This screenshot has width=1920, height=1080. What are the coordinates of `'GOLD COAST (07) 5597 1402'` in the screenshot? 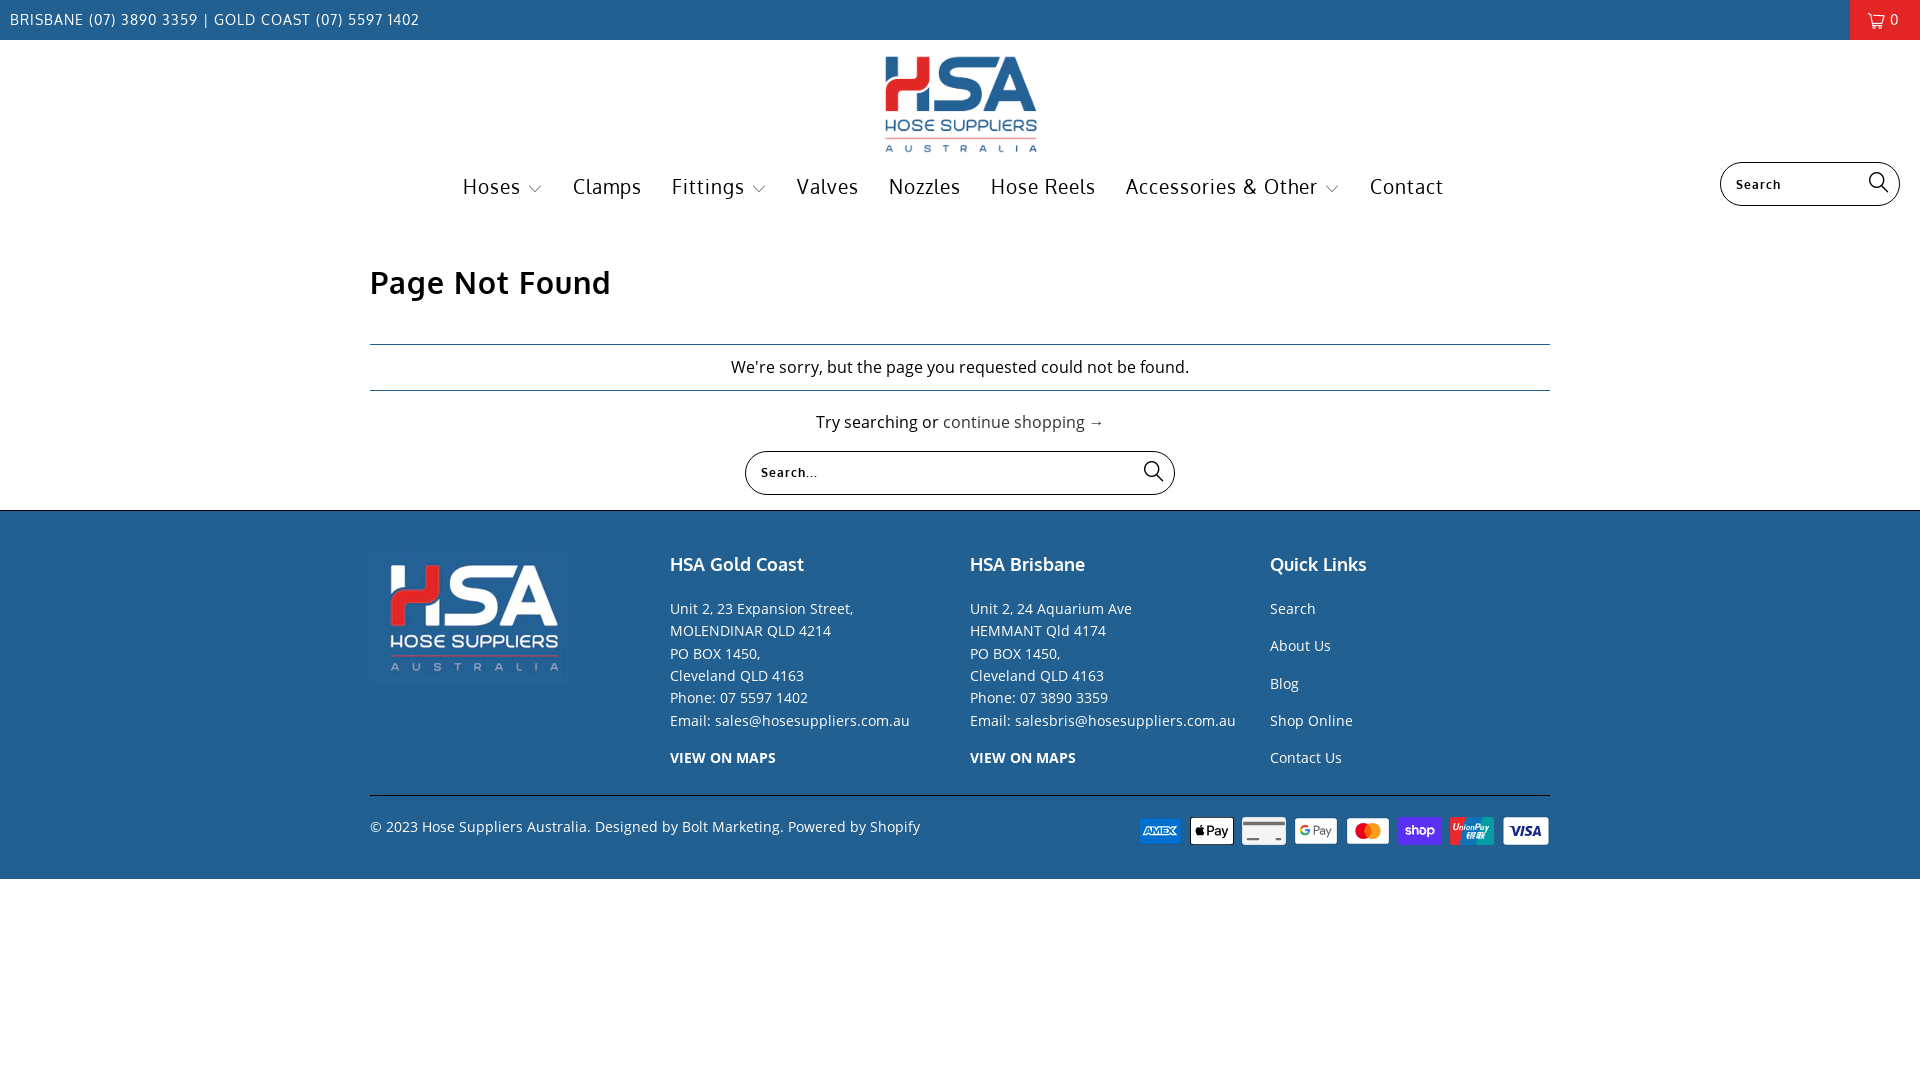 It's located at (209, 19).